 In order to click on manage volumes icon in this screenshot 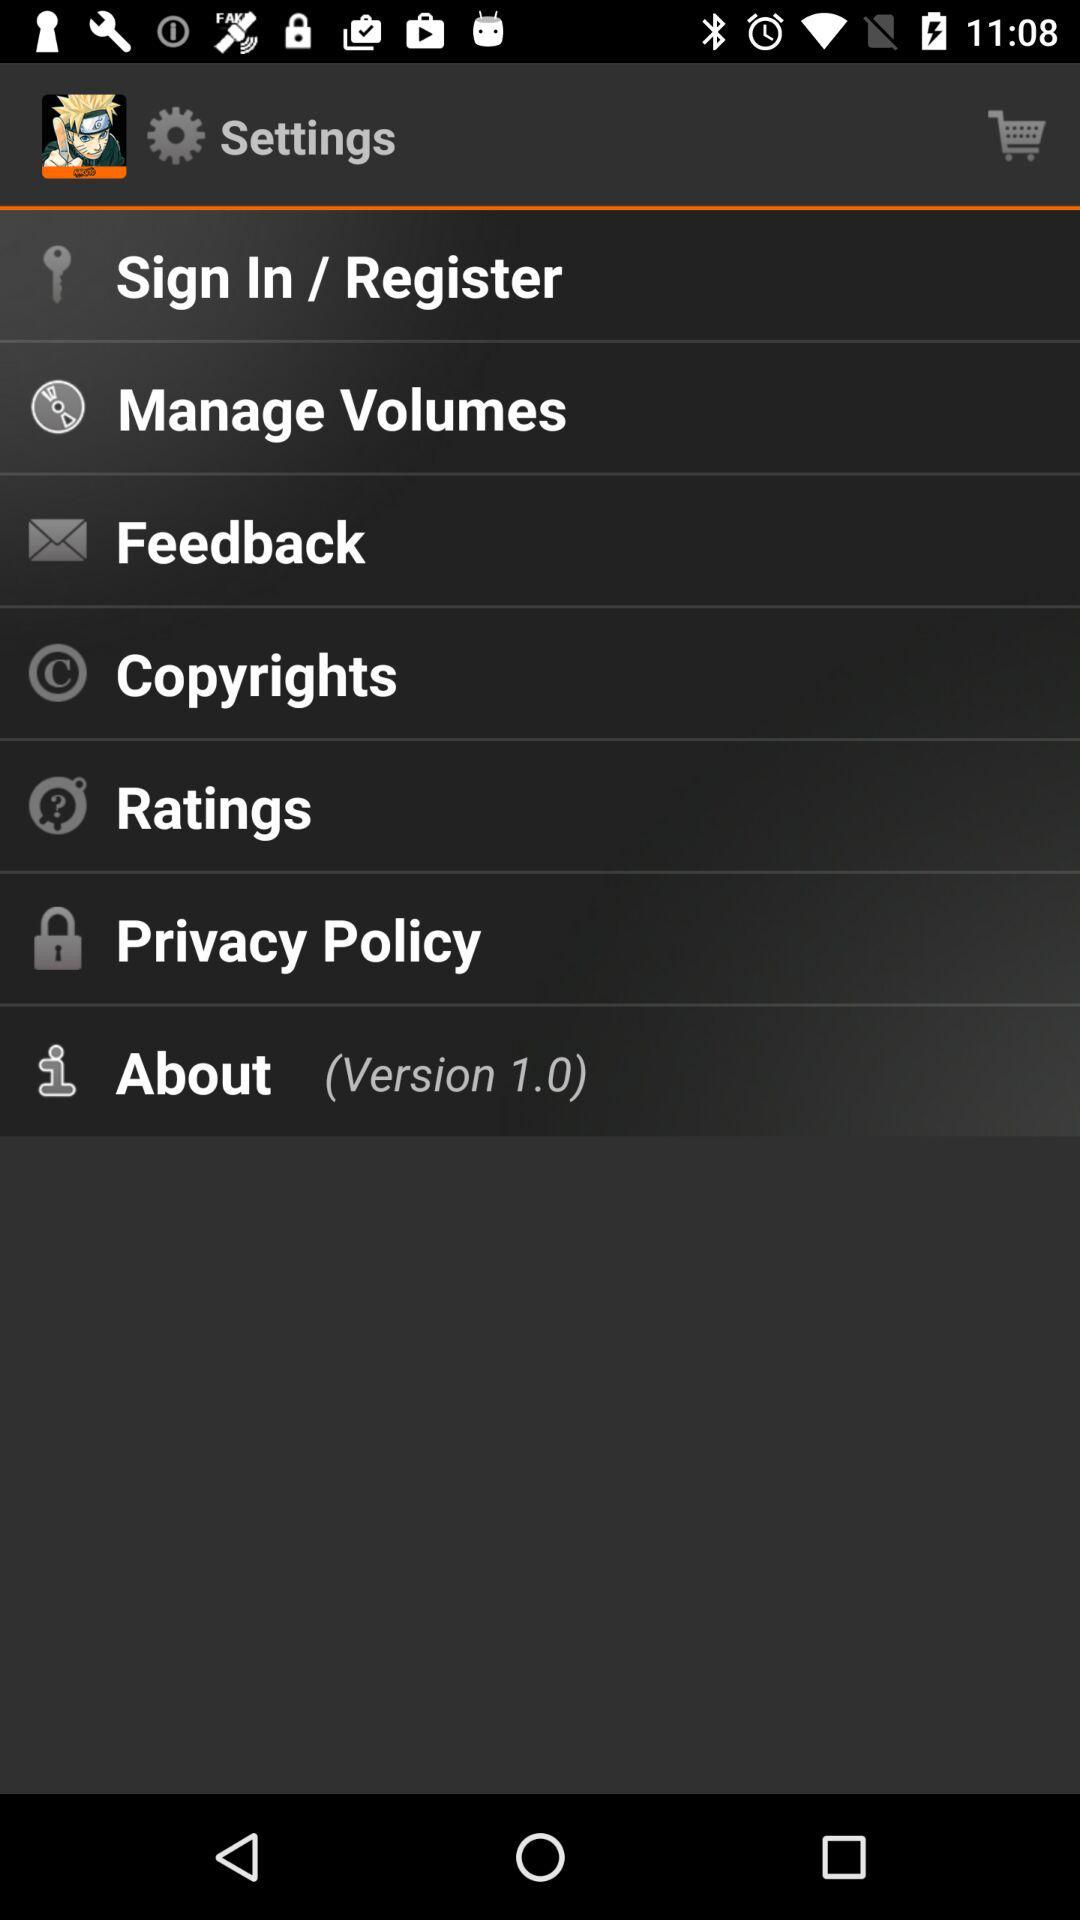, I will do `click(341, 406)`.